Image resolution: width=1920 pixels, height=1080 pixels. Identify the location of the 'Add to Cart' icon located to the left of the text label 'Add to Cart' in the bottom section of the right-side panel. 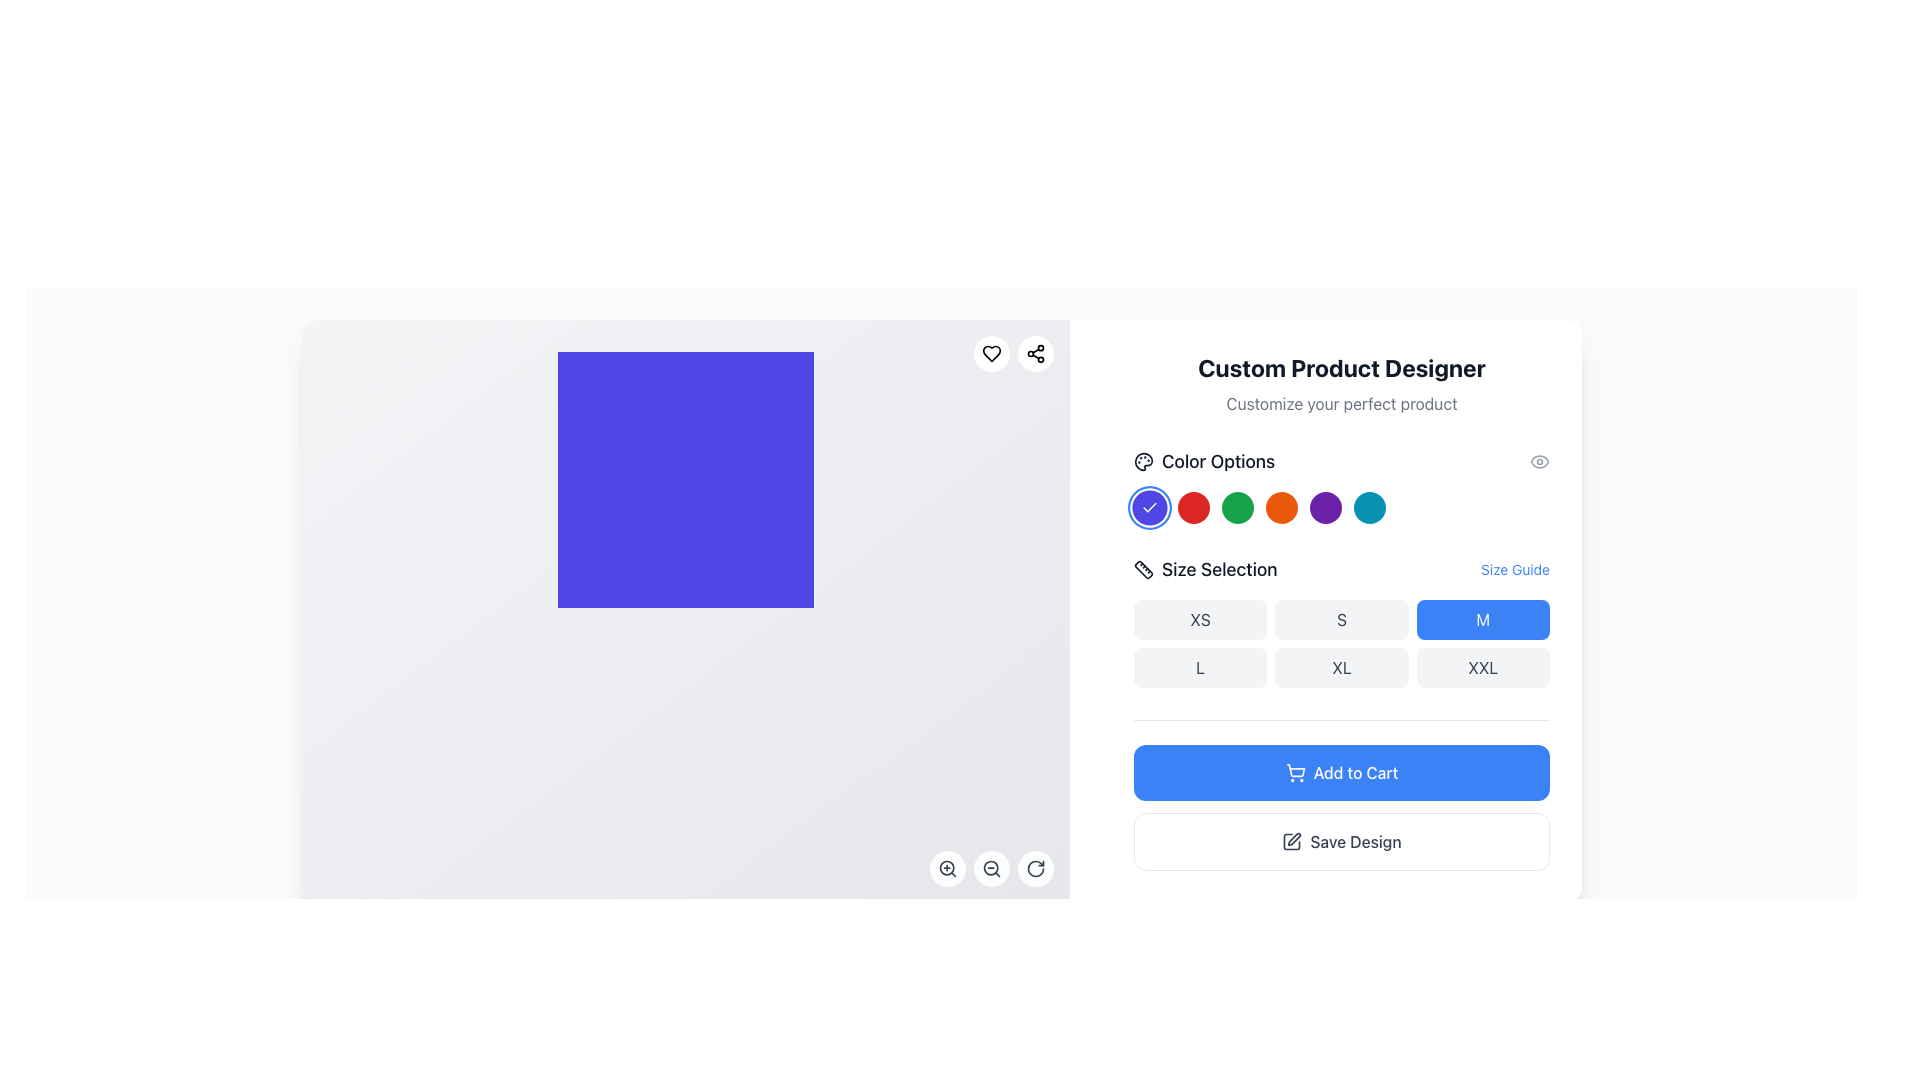
(1295, 771).